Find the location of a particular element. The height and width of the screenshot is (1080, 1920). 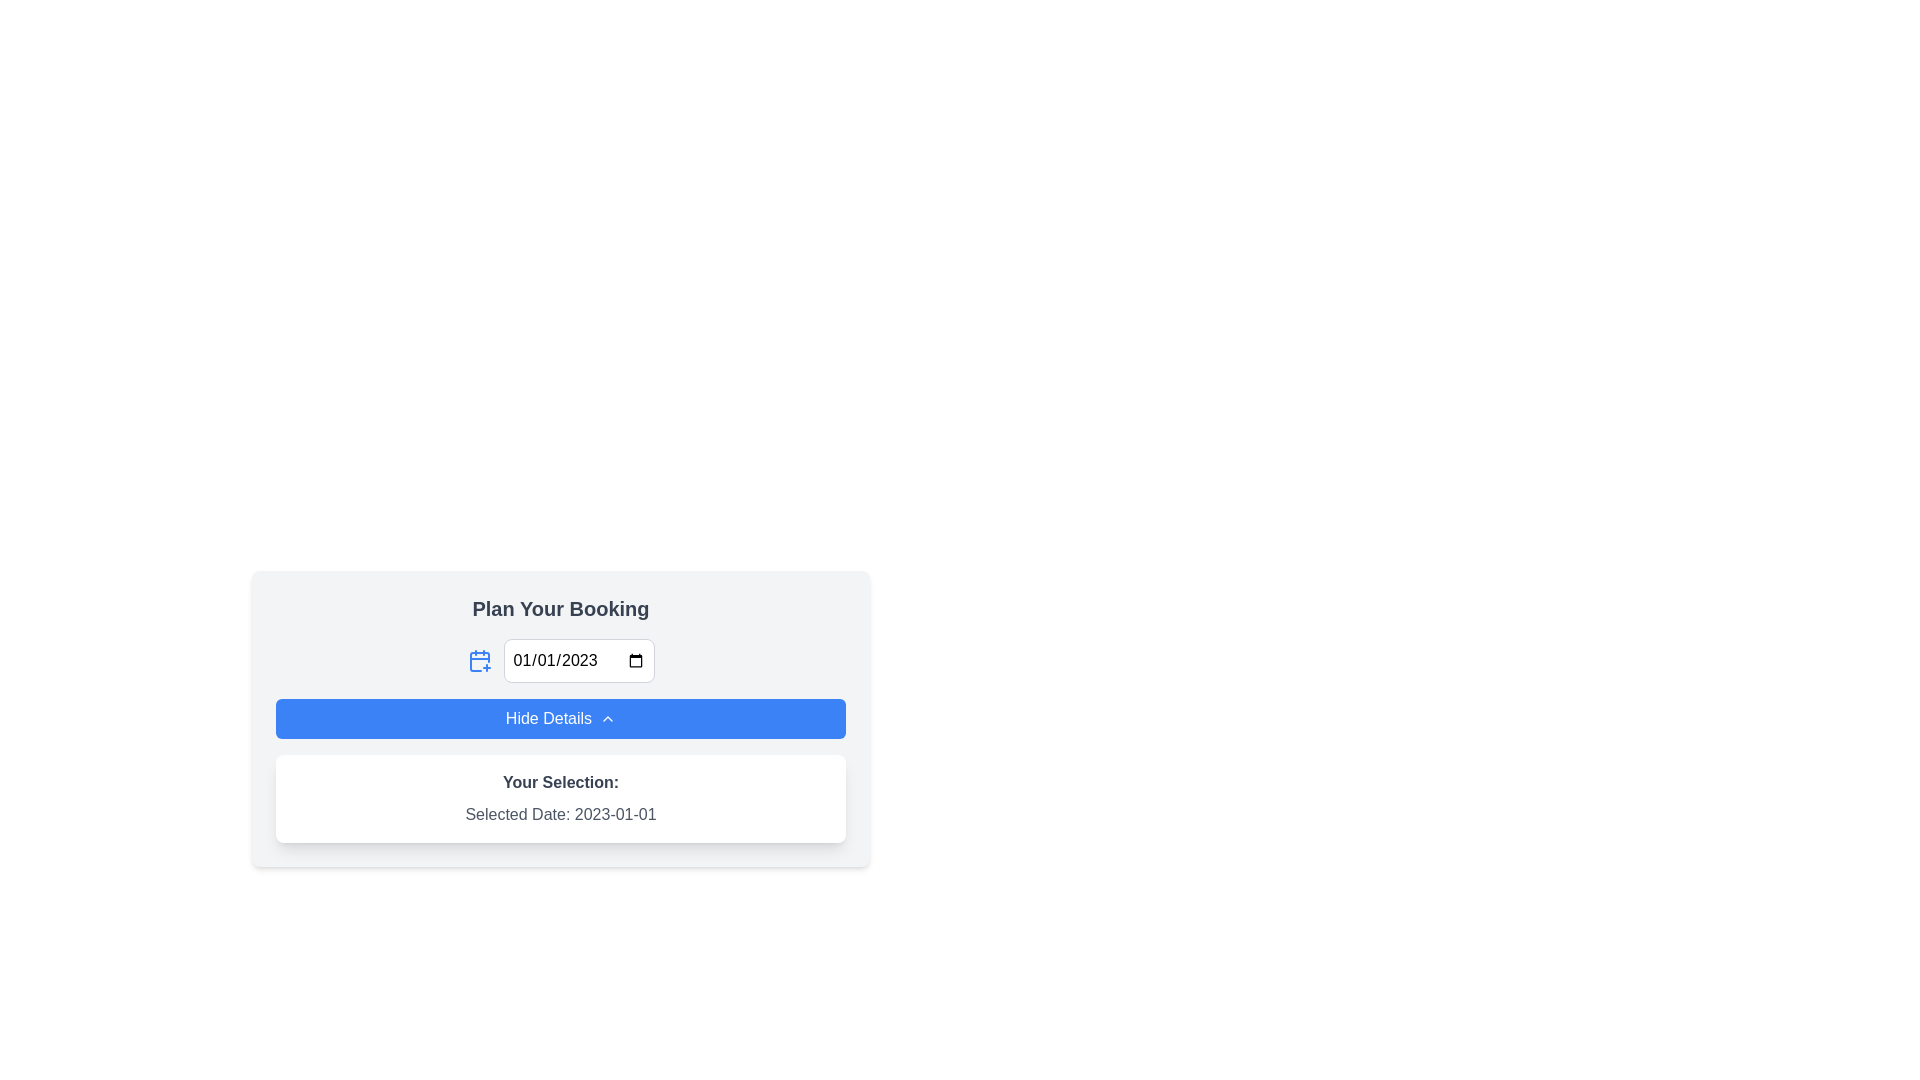

the date field in the Date Picker Component located beneath the 'Plan Your Booking' title to change the date is located at coordinates (560, 660).